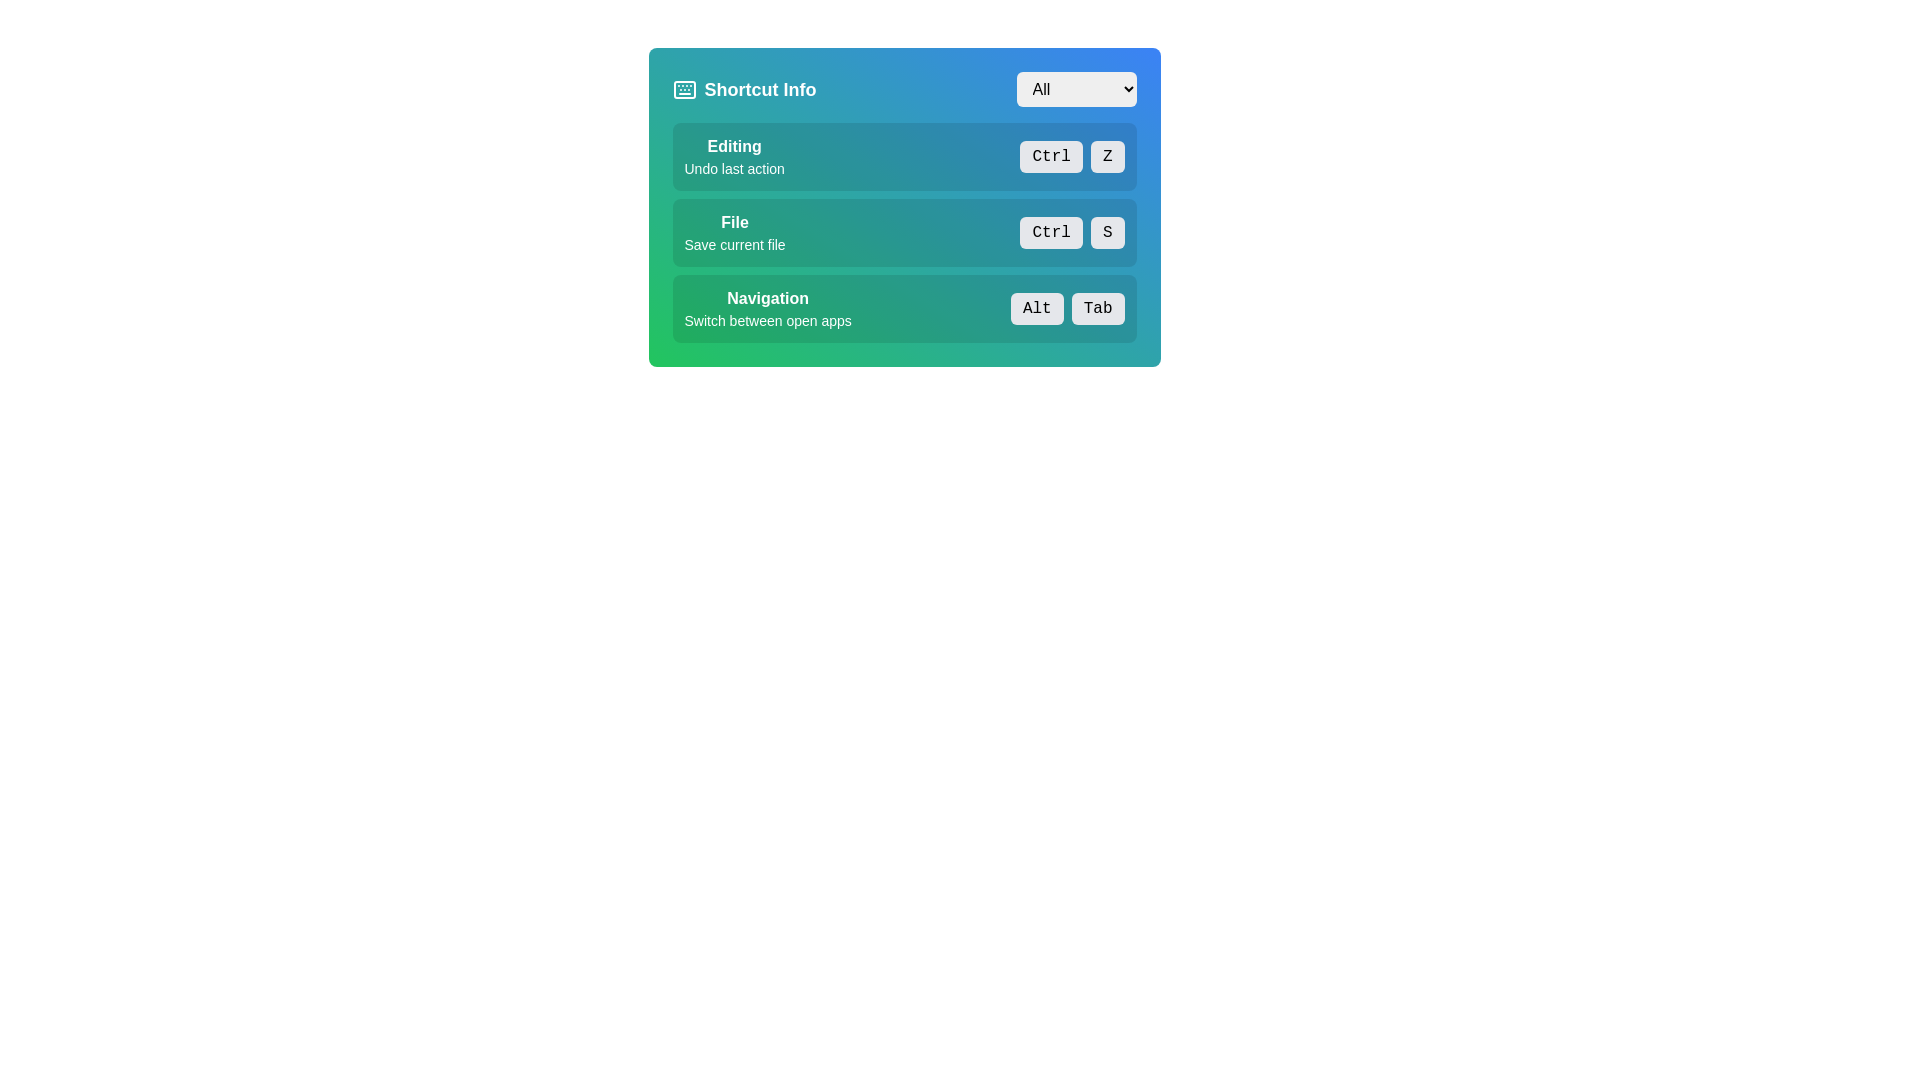 The height and width of the screenshot is (1080, 1920). What do you see at coordinates (1071, 156) in the screenshot?
I see `the Keyboard Shortcut Indicator for the undo action, located to the right of 'Undo last action' and below 'Editing'` at bounding box center [1071, 156].